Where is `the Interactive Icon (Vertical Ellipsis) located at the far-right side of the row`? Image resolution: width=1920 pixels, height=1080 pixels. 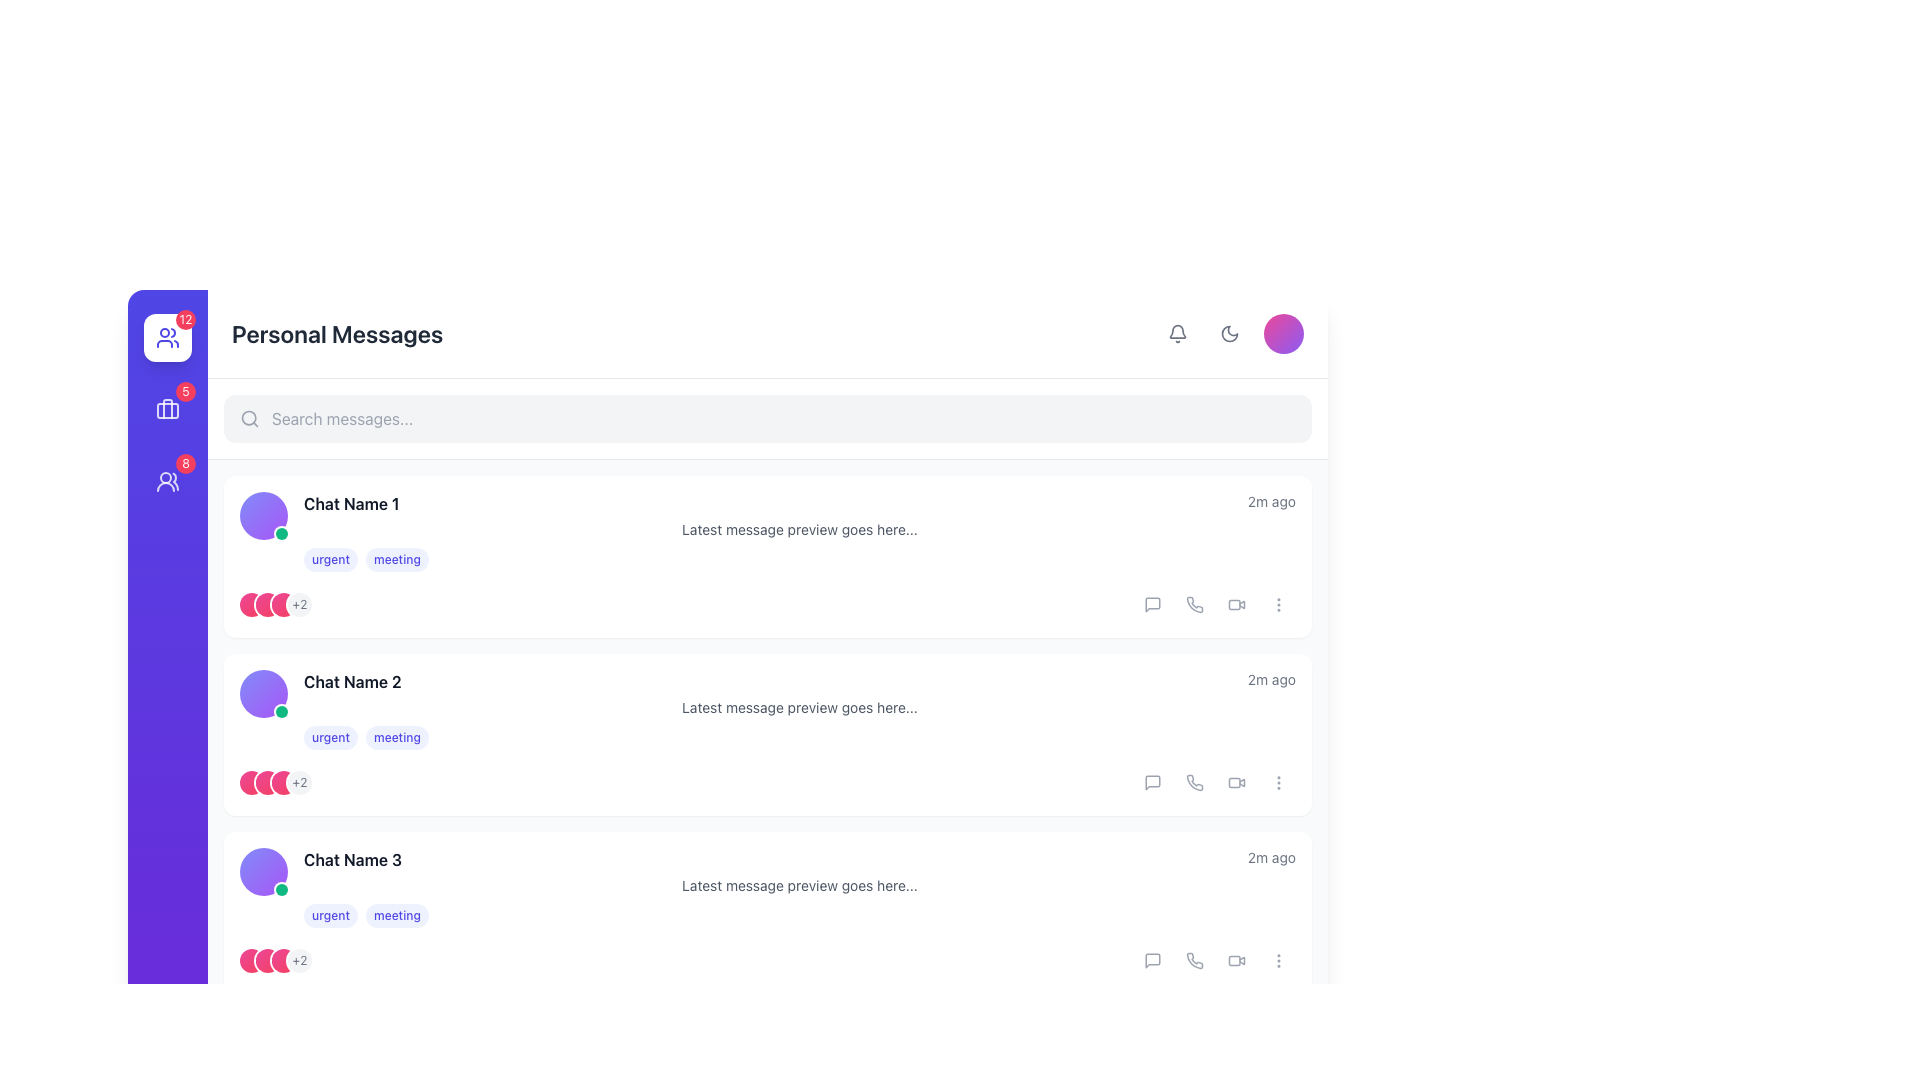 the Interactive Icon (Vertical Ellipsis) located at the far-right side of the row is located at coordinates (1277, 604).